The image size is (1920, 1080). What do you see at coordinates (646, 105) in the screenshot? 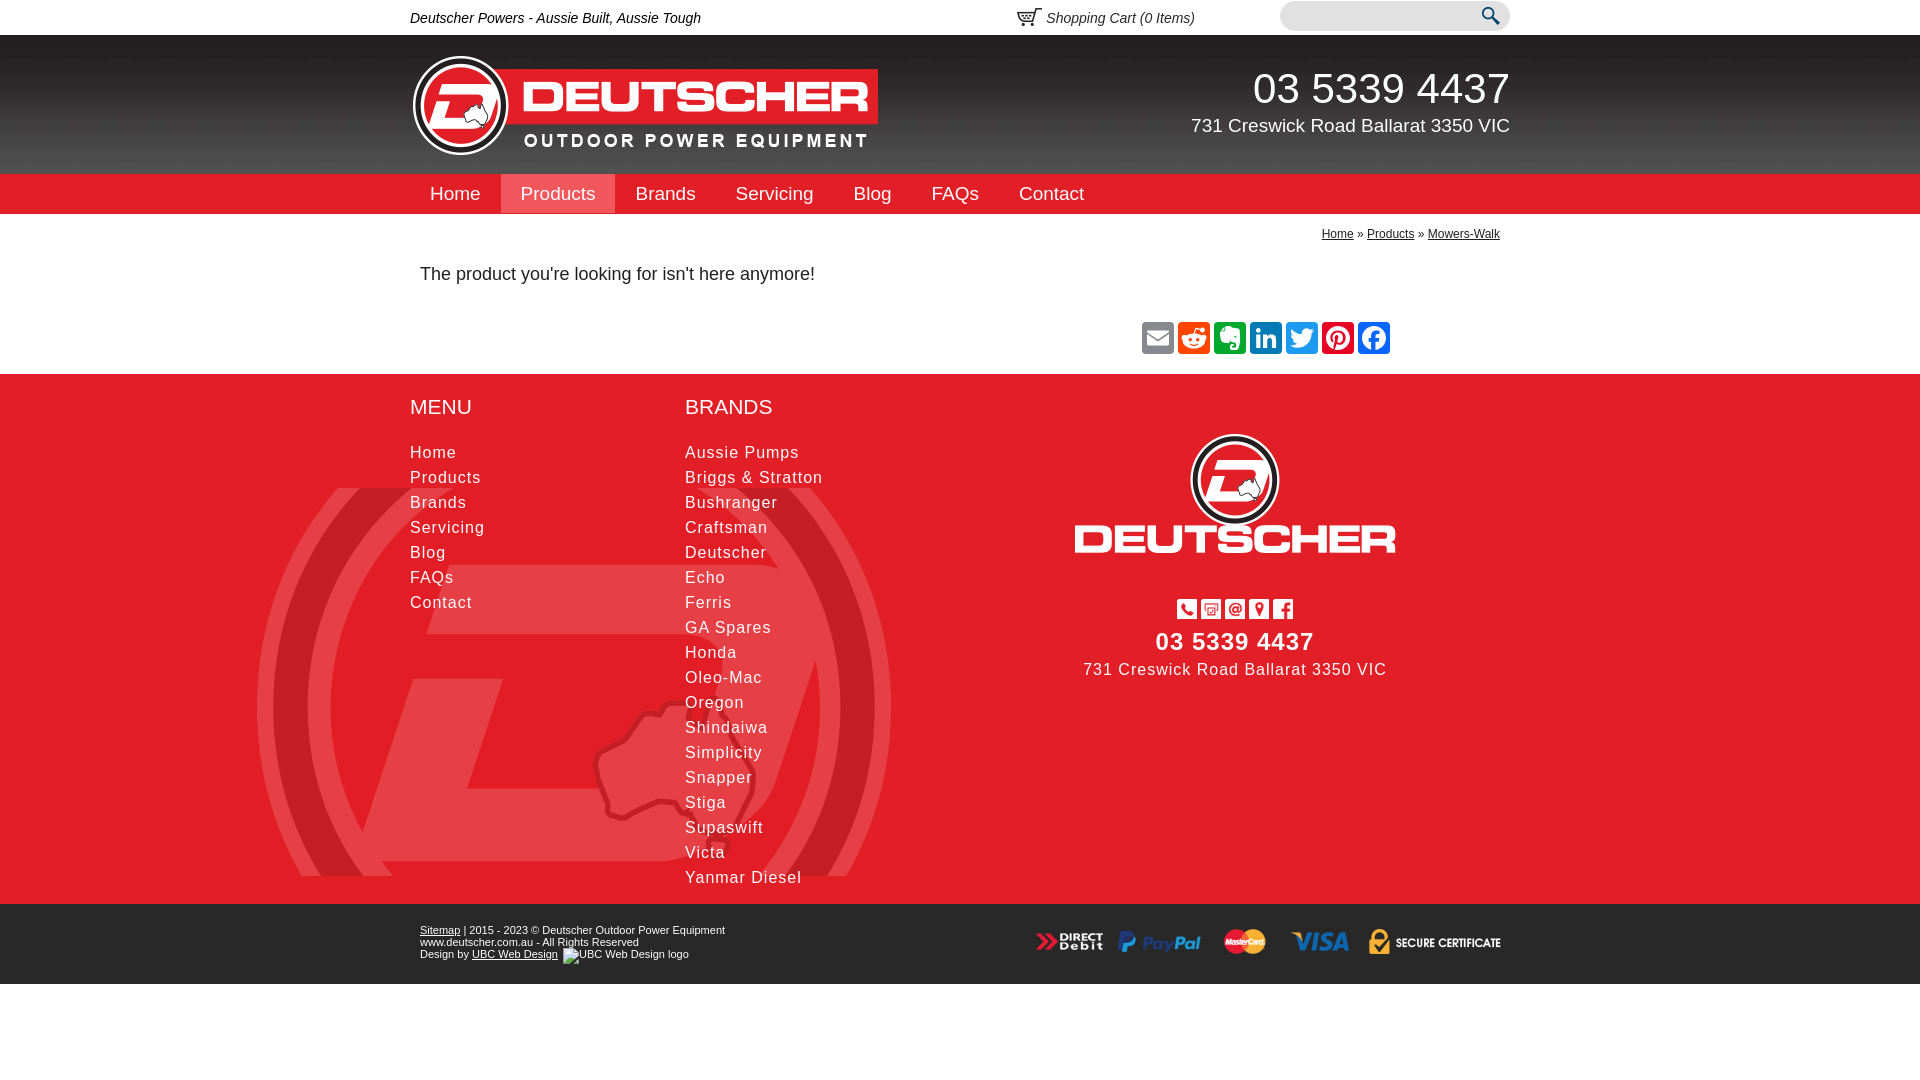
I see `'Deutscher Outdoor Power Equipment'` at bounding box center [646, 105].